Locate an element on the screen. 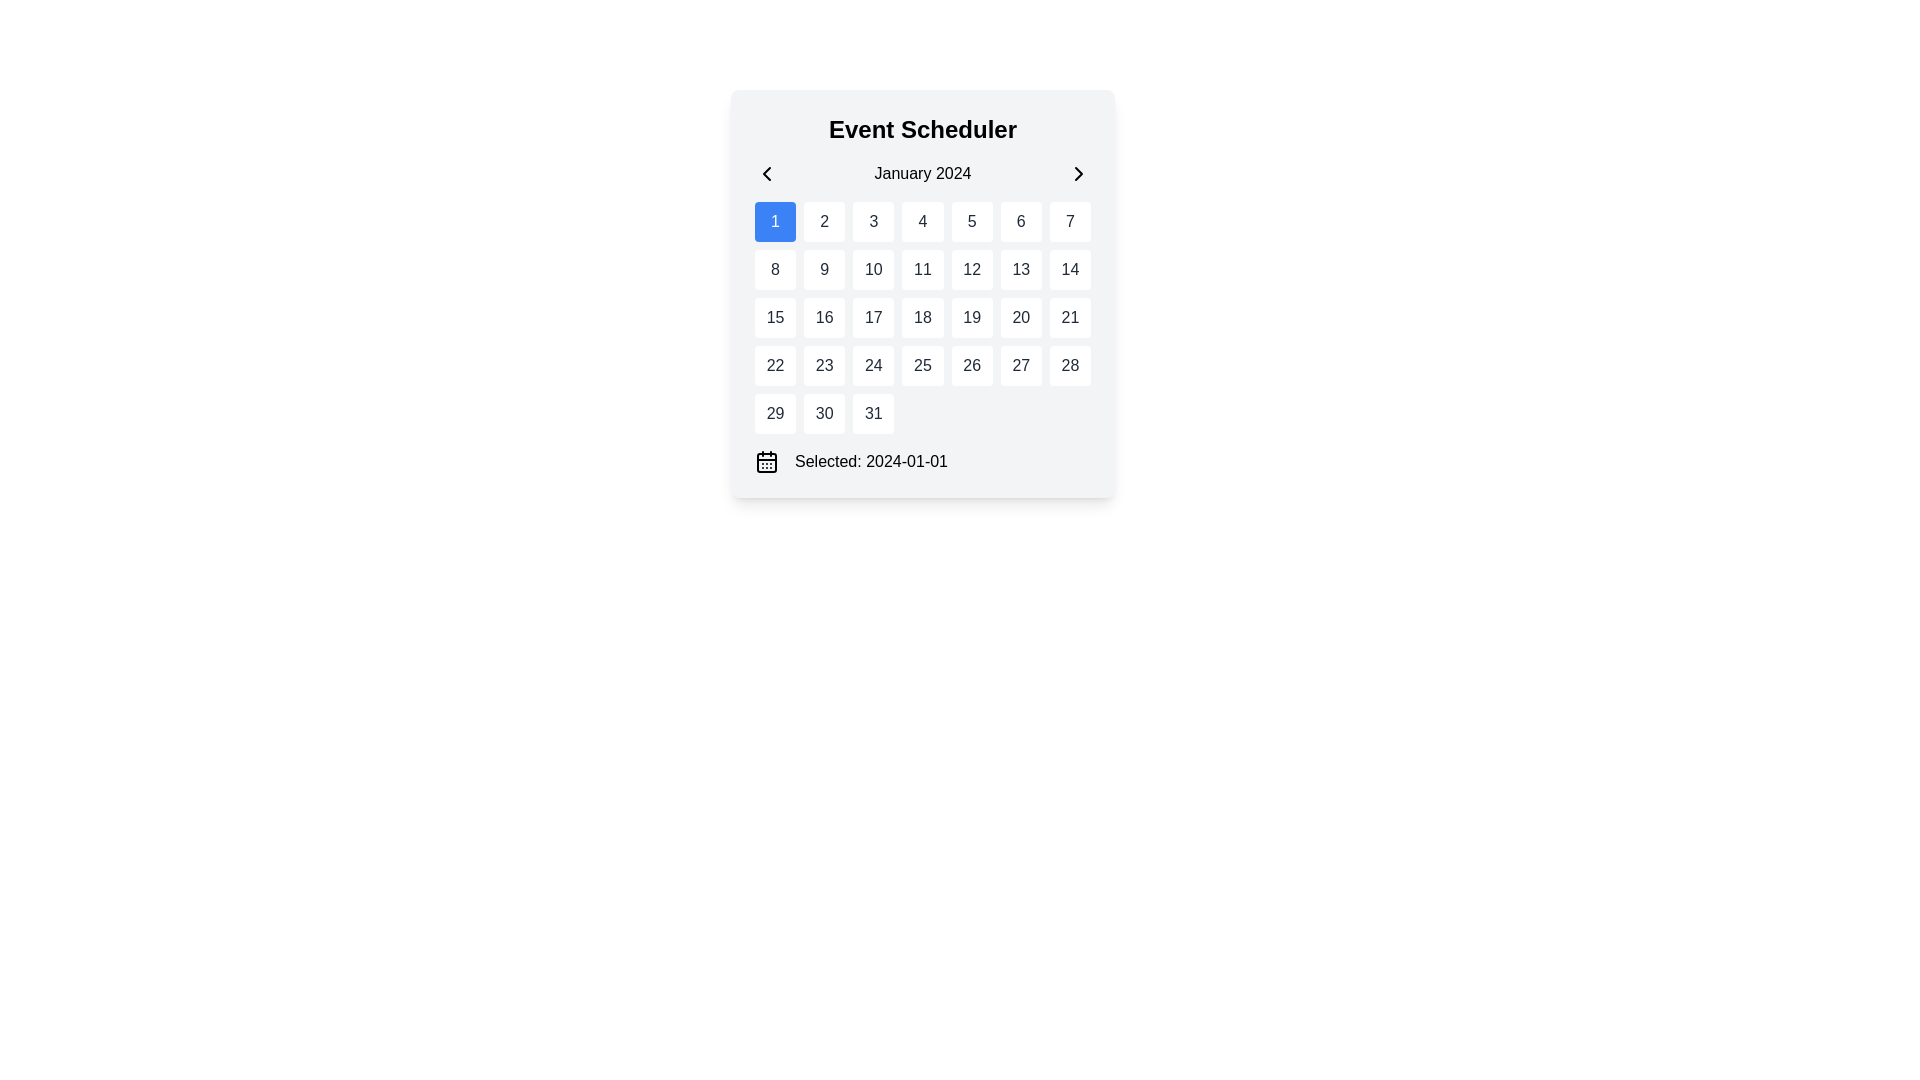 Image resolution: width=1920 pixels, height=1080 pixels. the calendar button representing the 6th day of the month for keyboard navigation is located at coordinates (1021, 222).